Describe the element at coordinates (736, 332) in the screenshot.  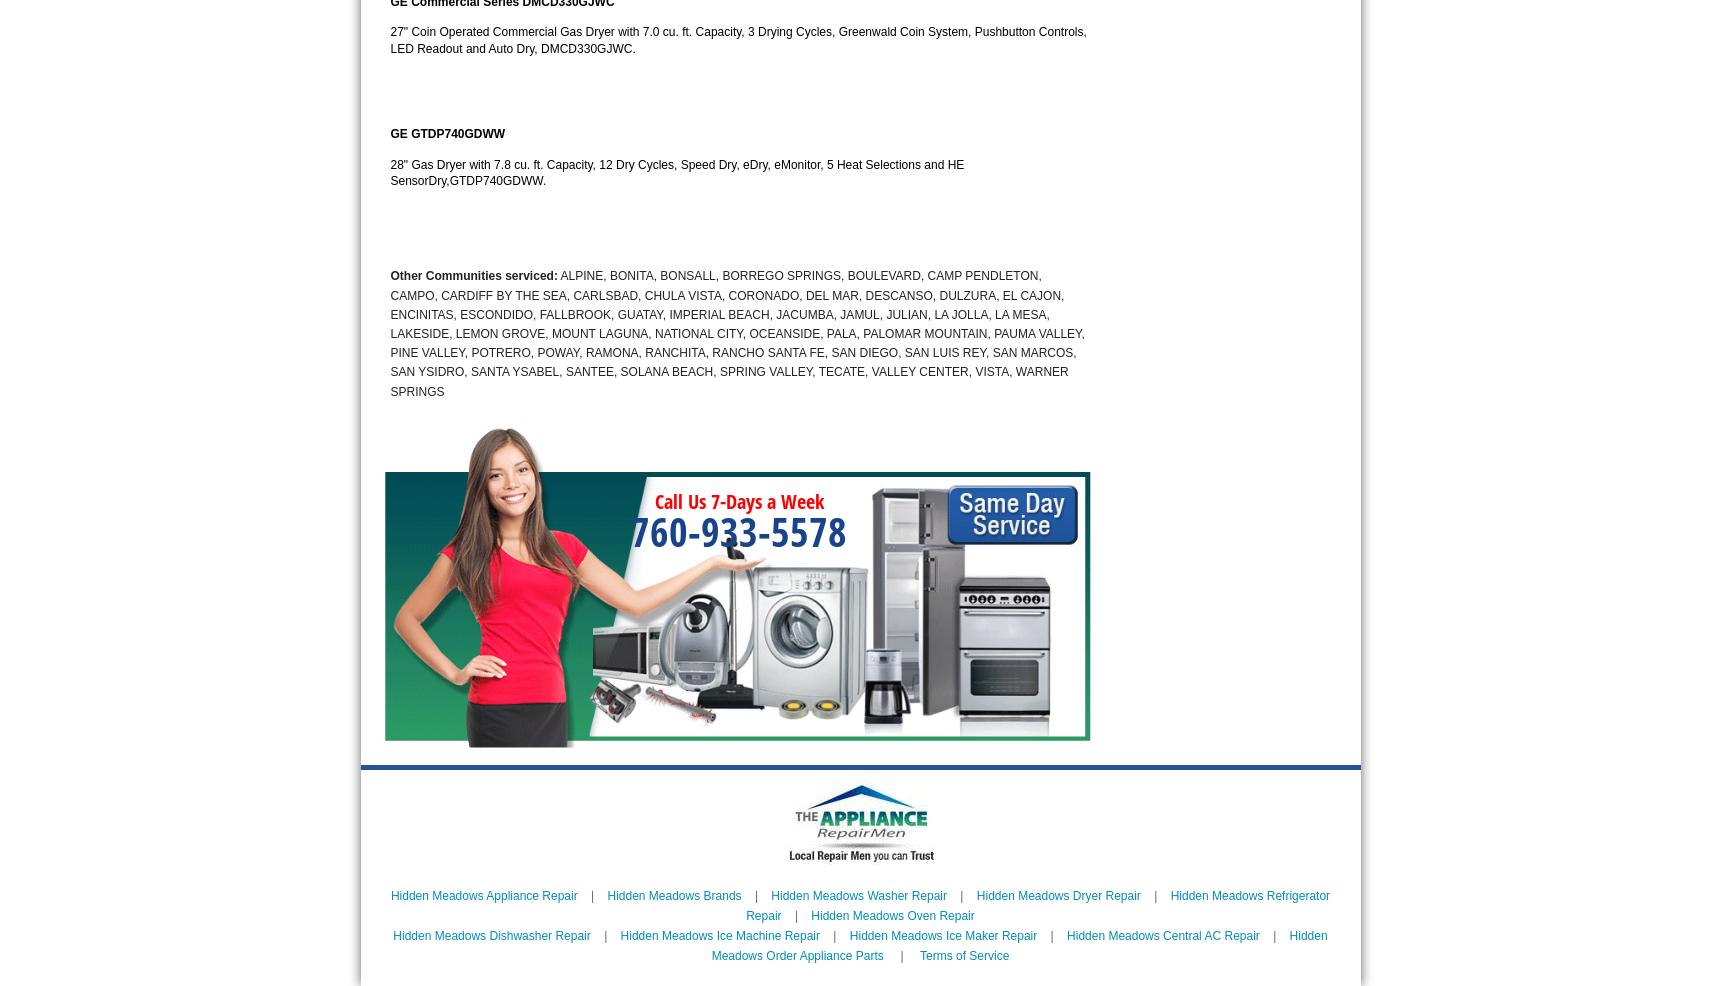
I see `'ALPINE, BONITA, BONSALL, BORREGO SPRINGS, BOULEVARD, CAMP PENDLETON, CAMPO, CARDIFF BY THE SEA, CARLSBAD, CHULA VISTA, CORONADO, DEL MAR, DESCANSO, DULZURA, EL CAJON, ENCINITAS, ESCONDIDO, FALLBROOK, GUATAY, IMPERIAL BEACH, JACUMBA, JAMUL, JULIAN, LA JOLLA, LA MESA, LAKESIDE, LEMON GROVE, MOUNT LAGUNA, NATIONAL CITY, OCEANSIDE, PALA, PALOMAR MOUNTAIN, PAUMA VALLEY, PINE VALLEY, POTRERO, POWAY, RAMONA, RANCHITA, RANCHO SANTA FE, SAN DIEGO, SAN LUIS REY, SAN MARCOS, SAN YSIDRO, SANTA YSABEL, SANTEE, SOLANA BEACH, SPRING VALLEY, TECATE, VALLEY CENTER, VISTA, WARNER SPRINGS'` at that location.